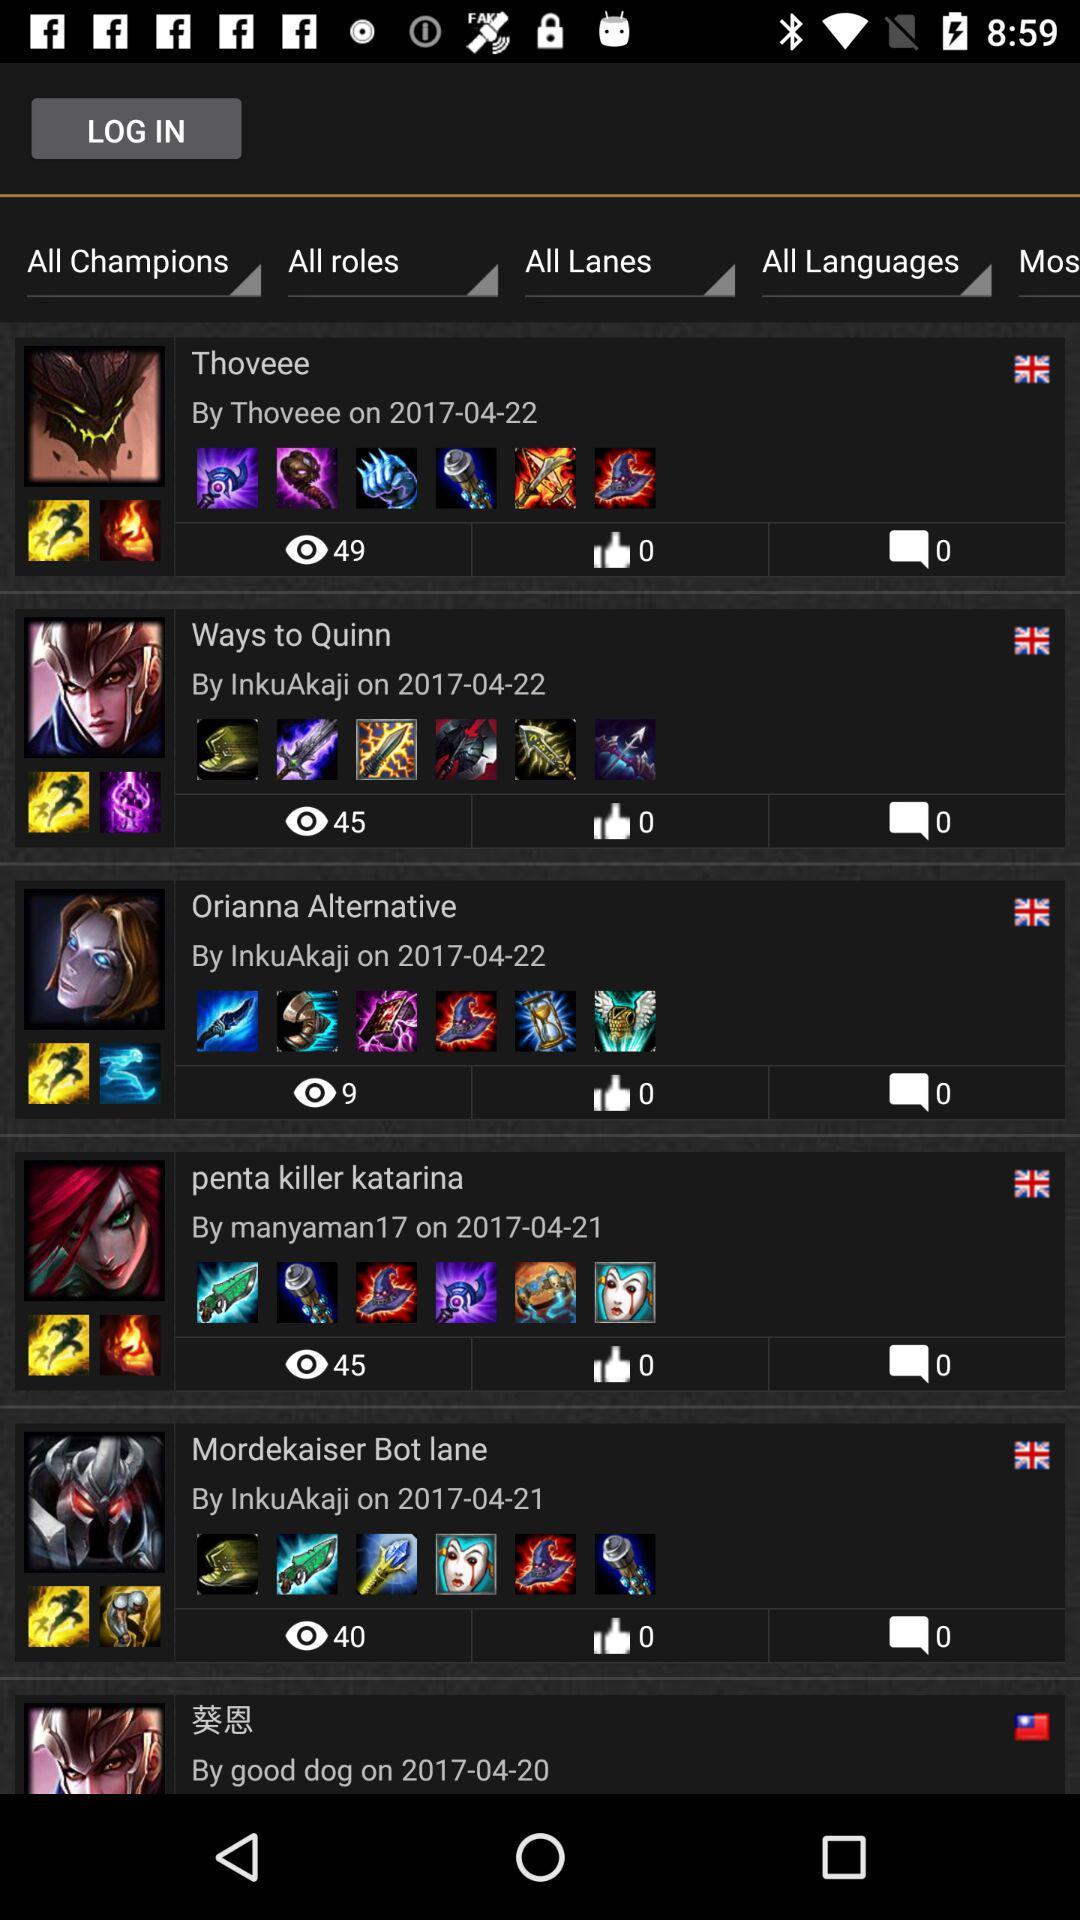  Describe the element at coordinates (142, 260) in the screenshot. I see `item to the left of the all roles icon` at that location.